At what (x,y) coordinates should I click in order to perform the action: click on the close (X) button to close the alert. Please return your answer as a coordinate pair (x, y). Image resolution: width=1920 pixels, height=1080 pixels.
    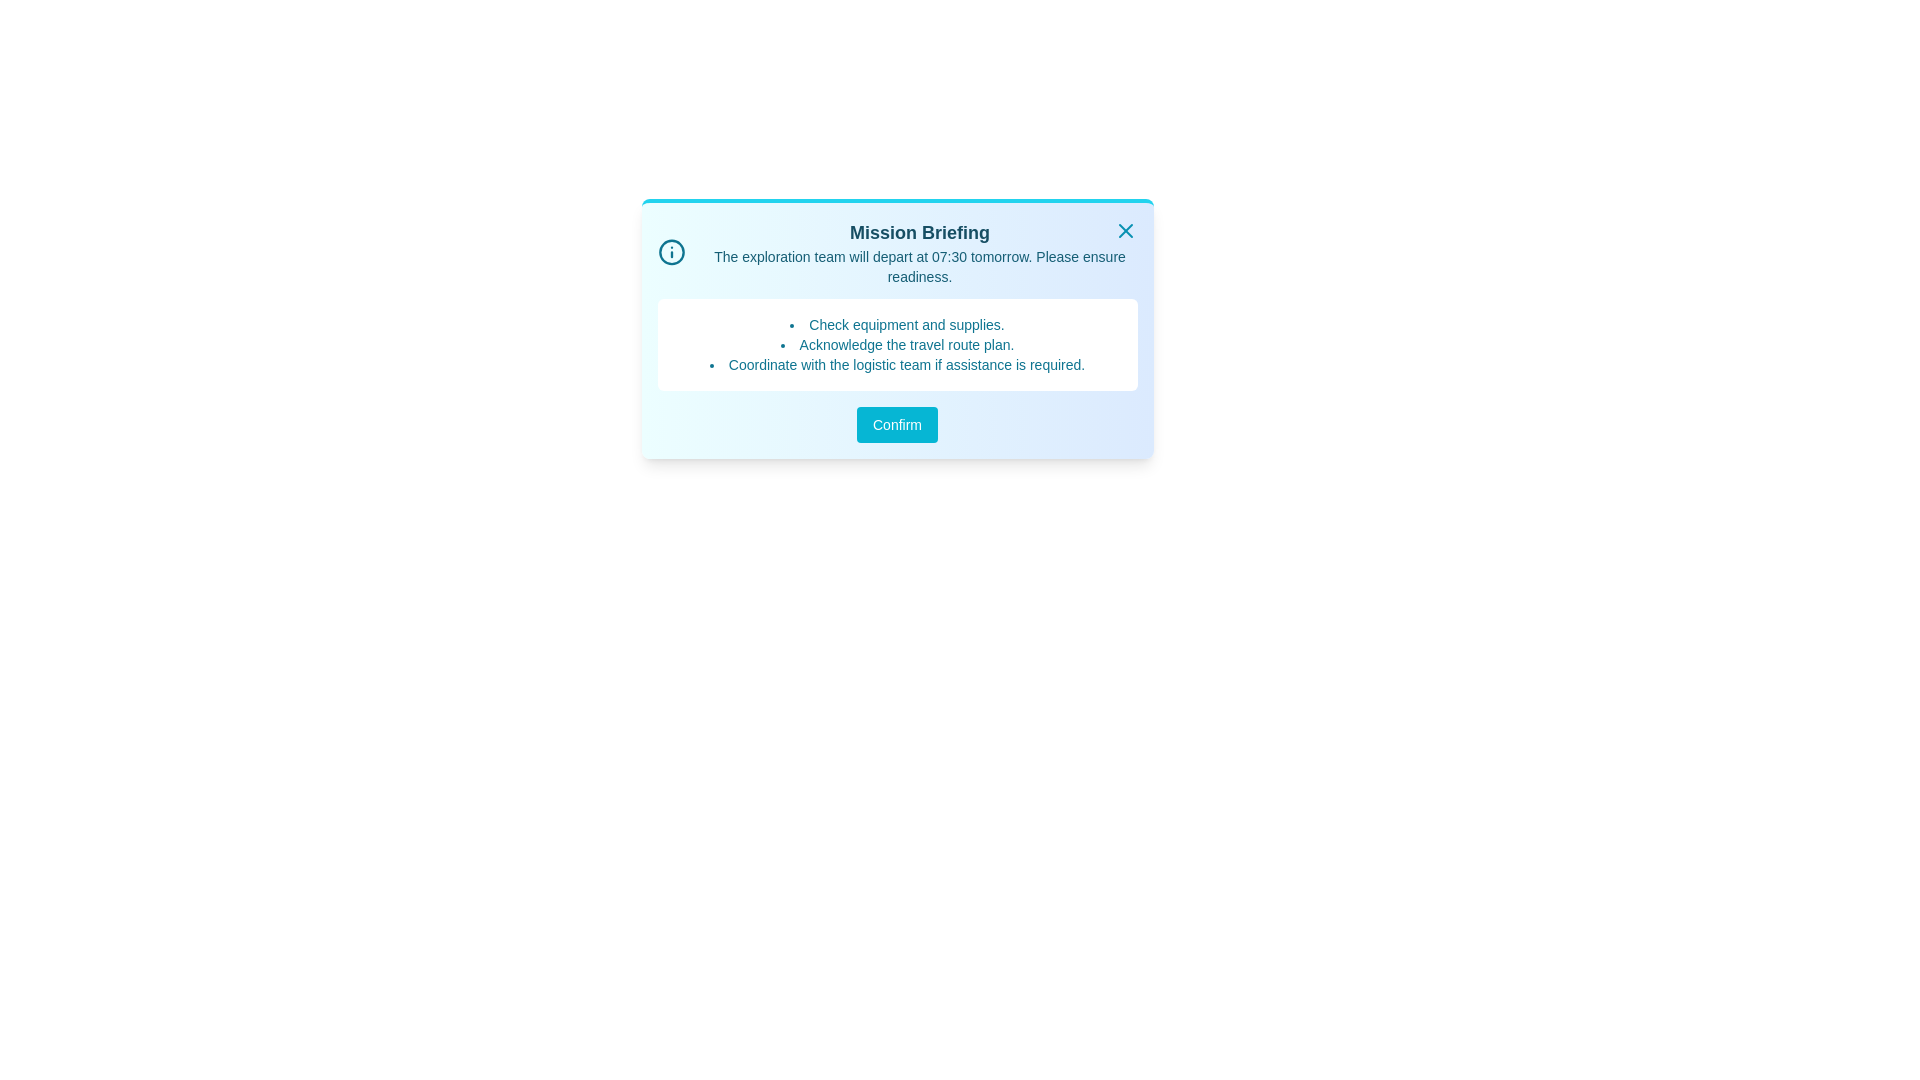
    Looking at the image, I should click on (1125, 230).